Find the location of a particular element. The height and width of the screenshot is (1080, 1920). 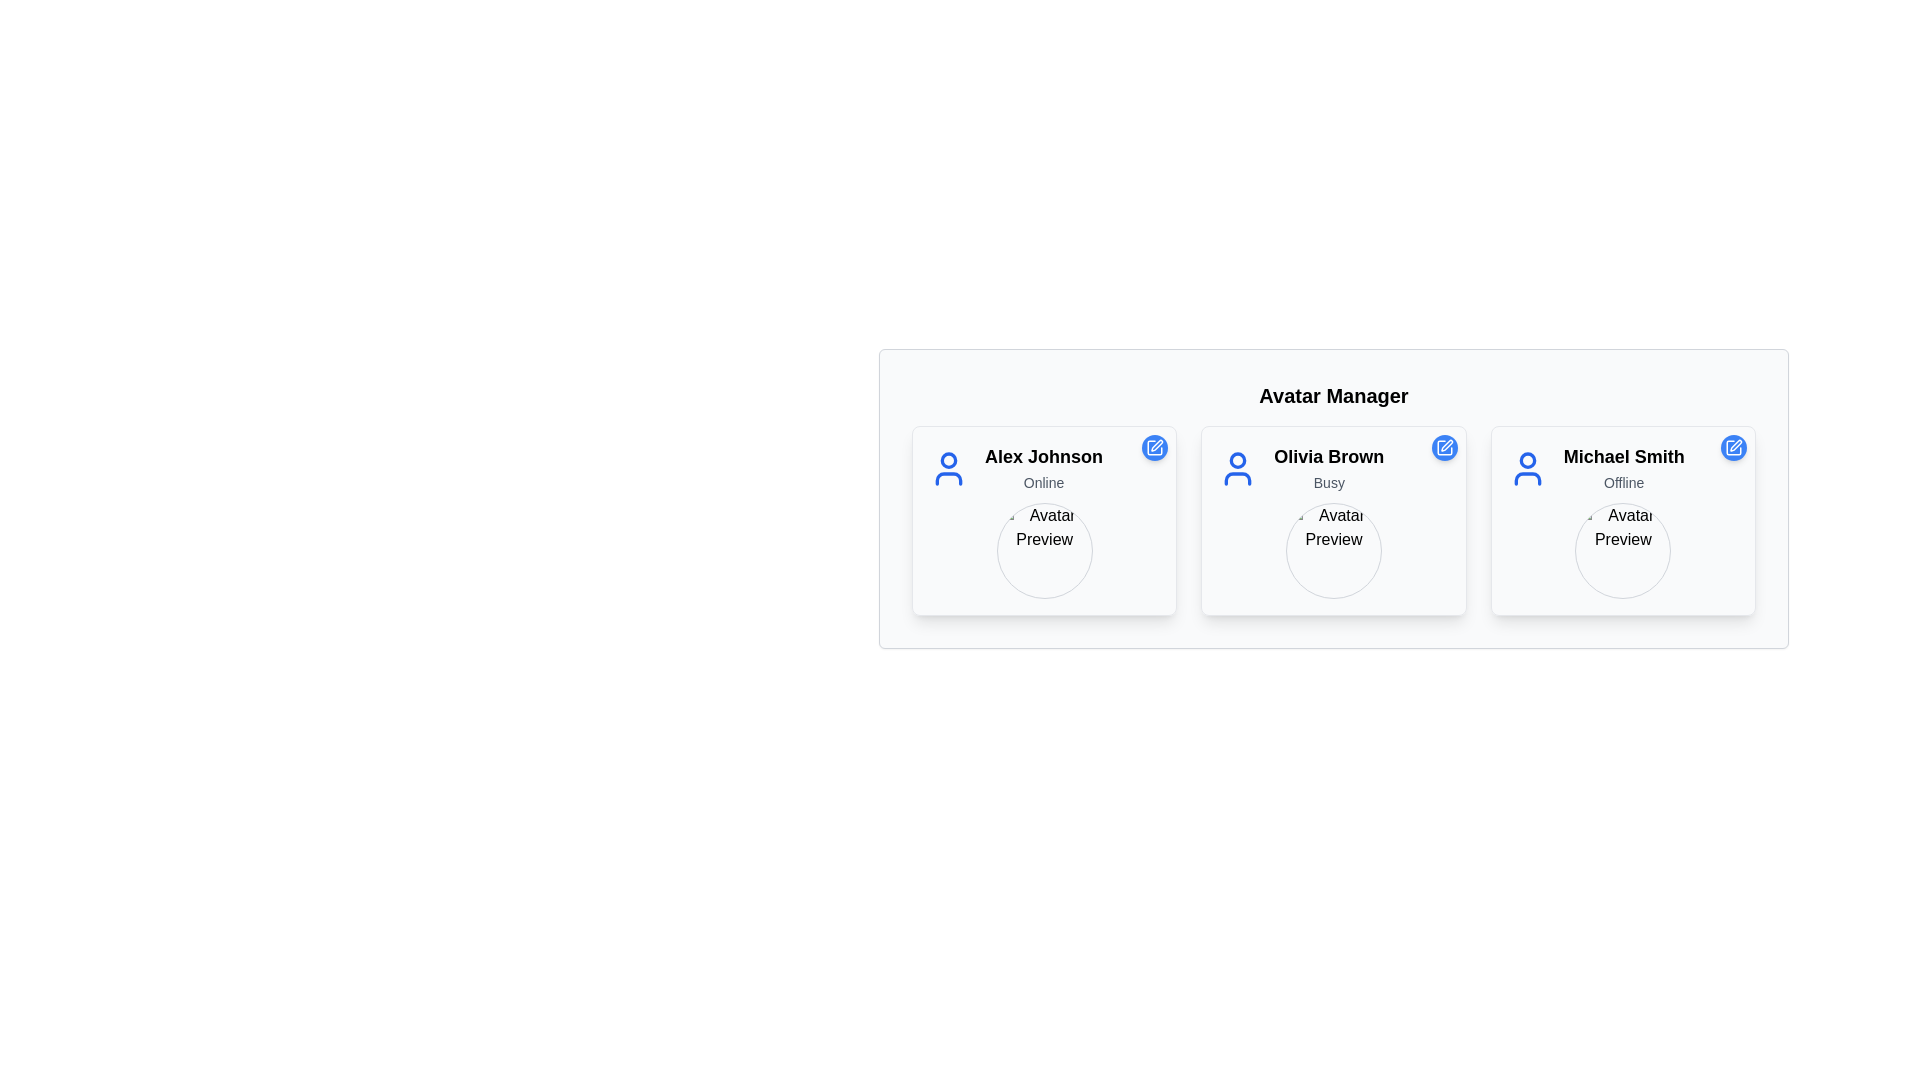

the circular part of the user profile icon representing 'Olivia Brown' at the top center of the profile card is located at coordinates (1237, 460).